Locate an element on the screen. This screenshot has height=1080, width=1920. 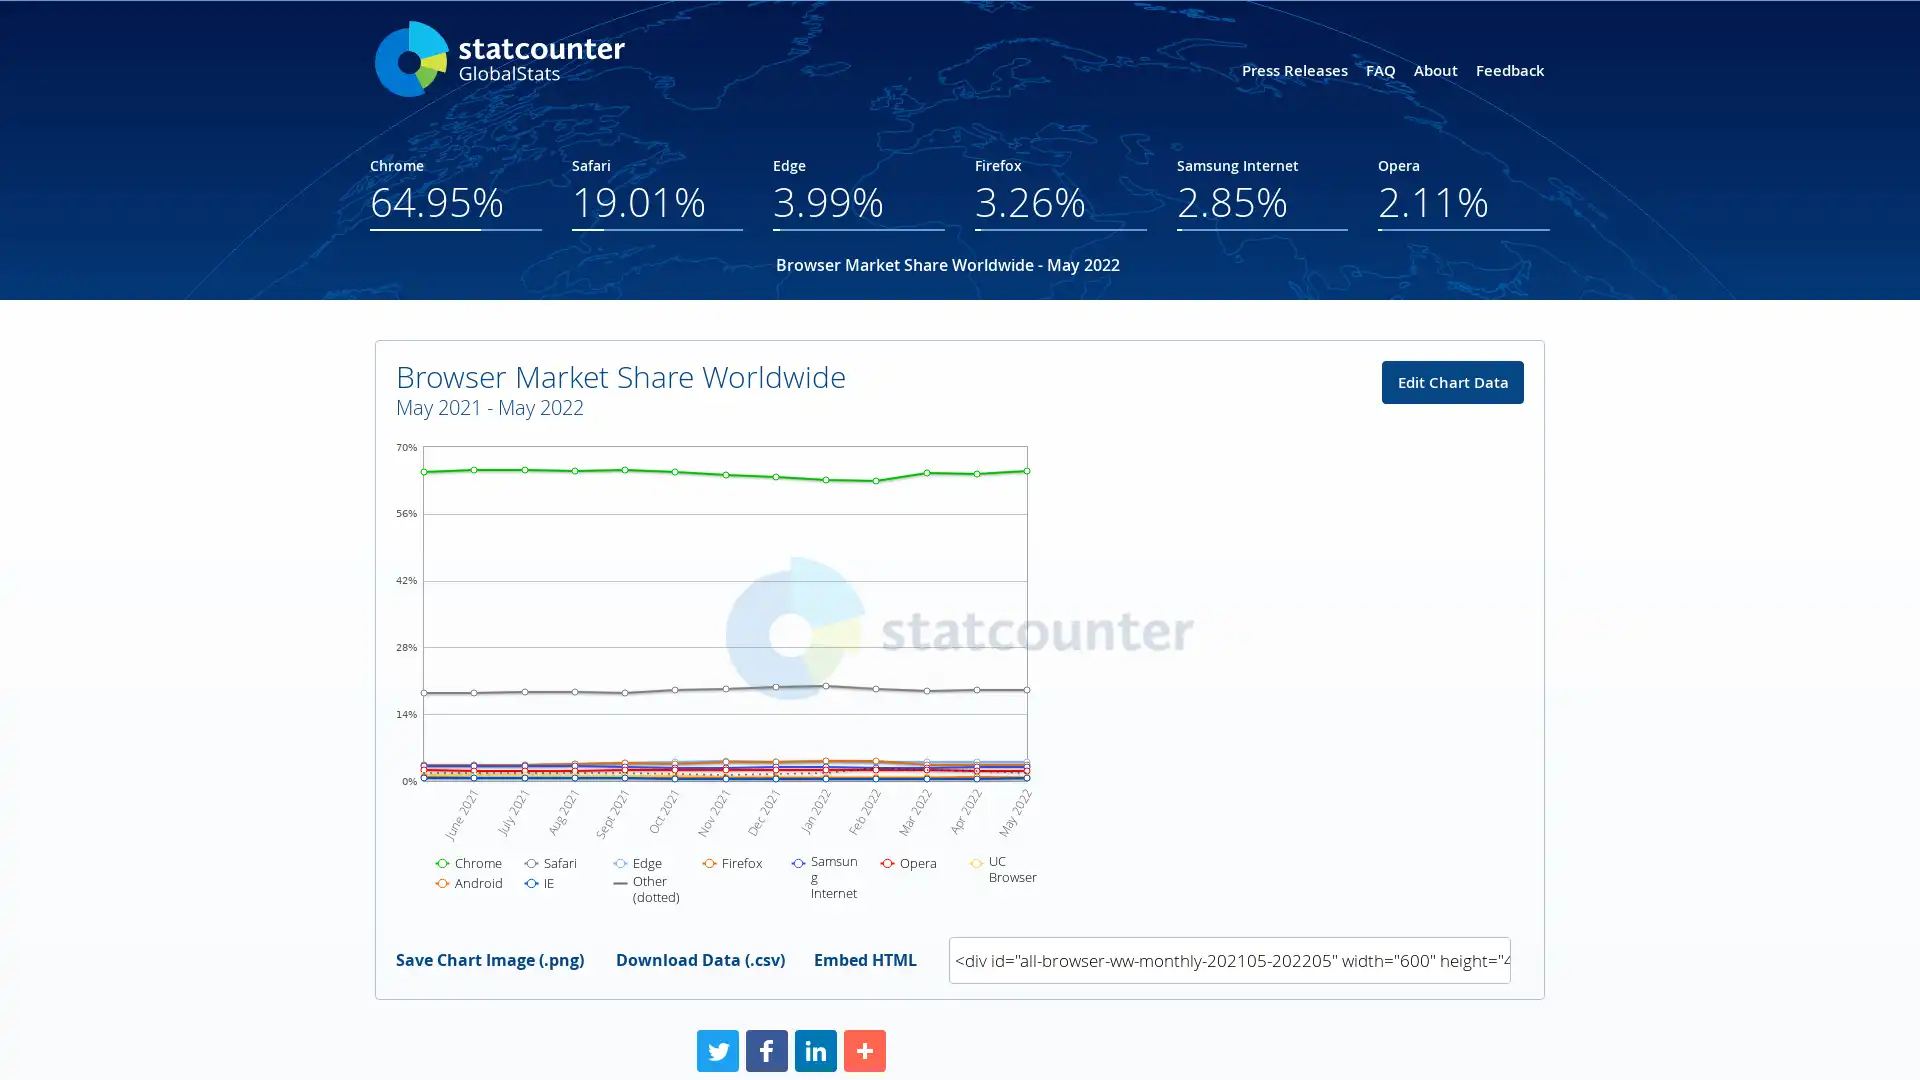
Share to LinkedIn LinkedIn is located at coordinates (972, 1049).